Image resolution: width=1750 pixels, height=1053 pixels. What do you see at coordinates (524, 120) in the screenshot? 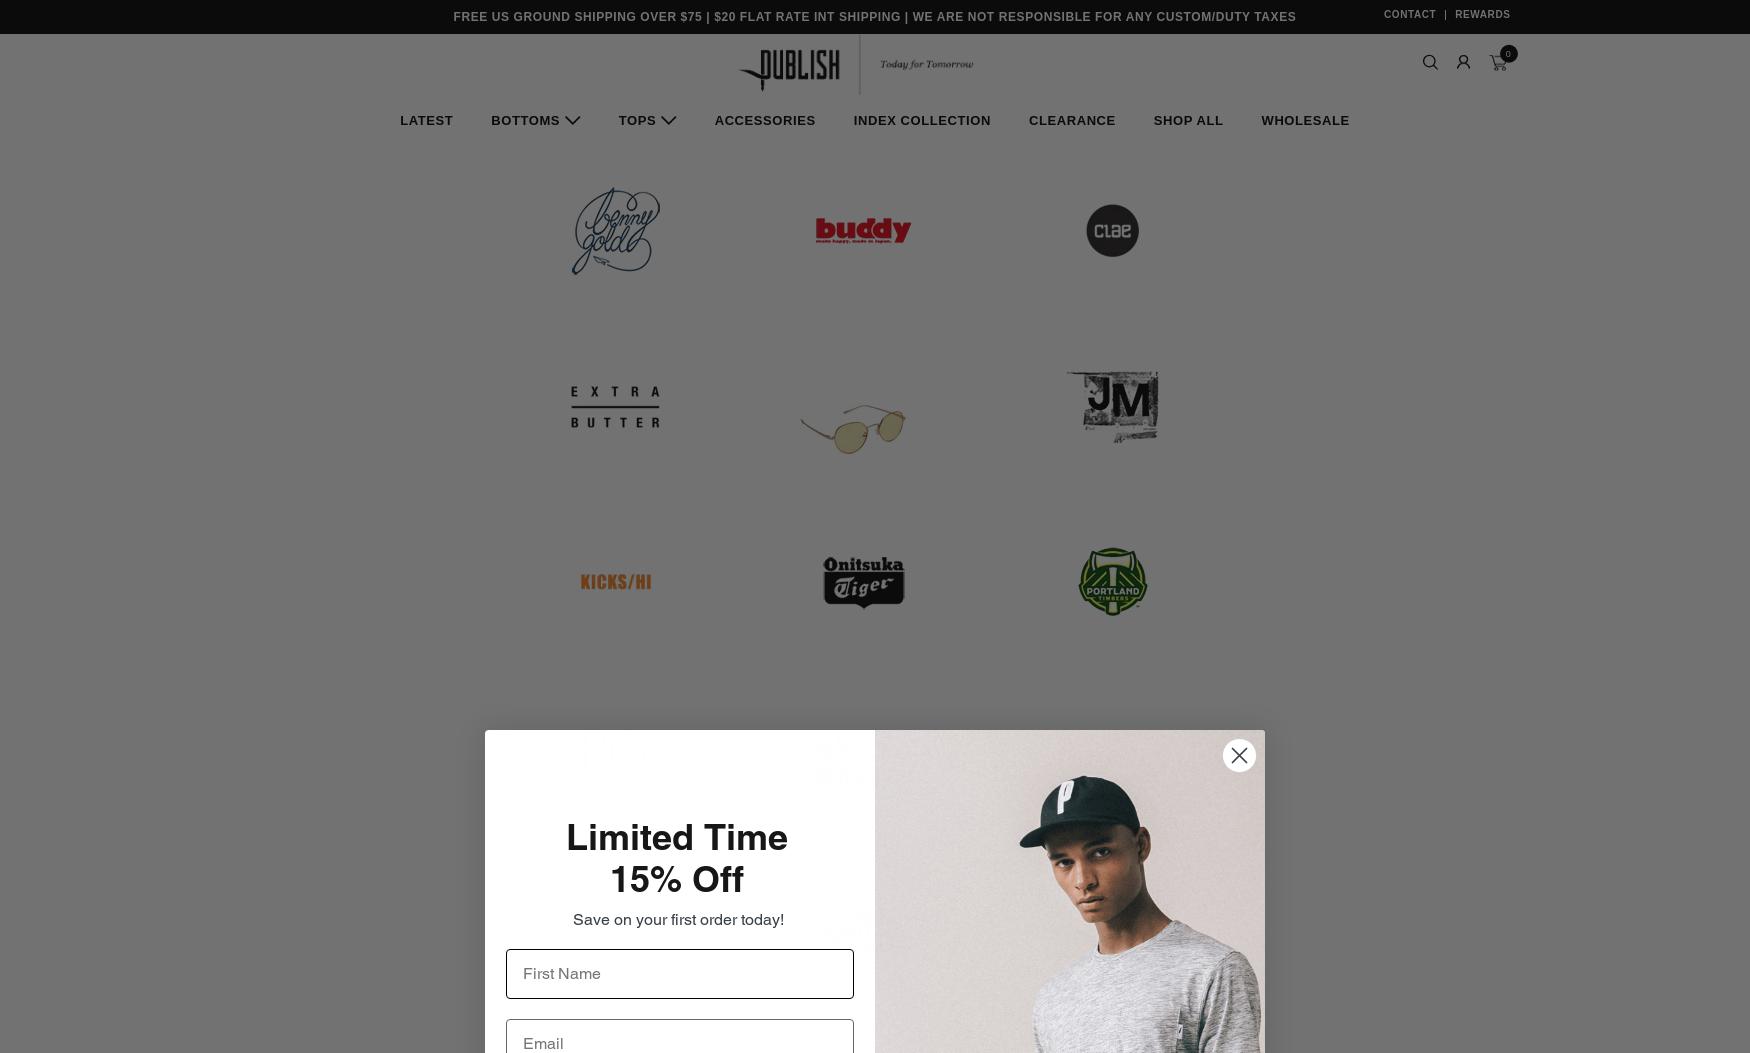
I see `'bottoms'` at bounding box center [524, 120].